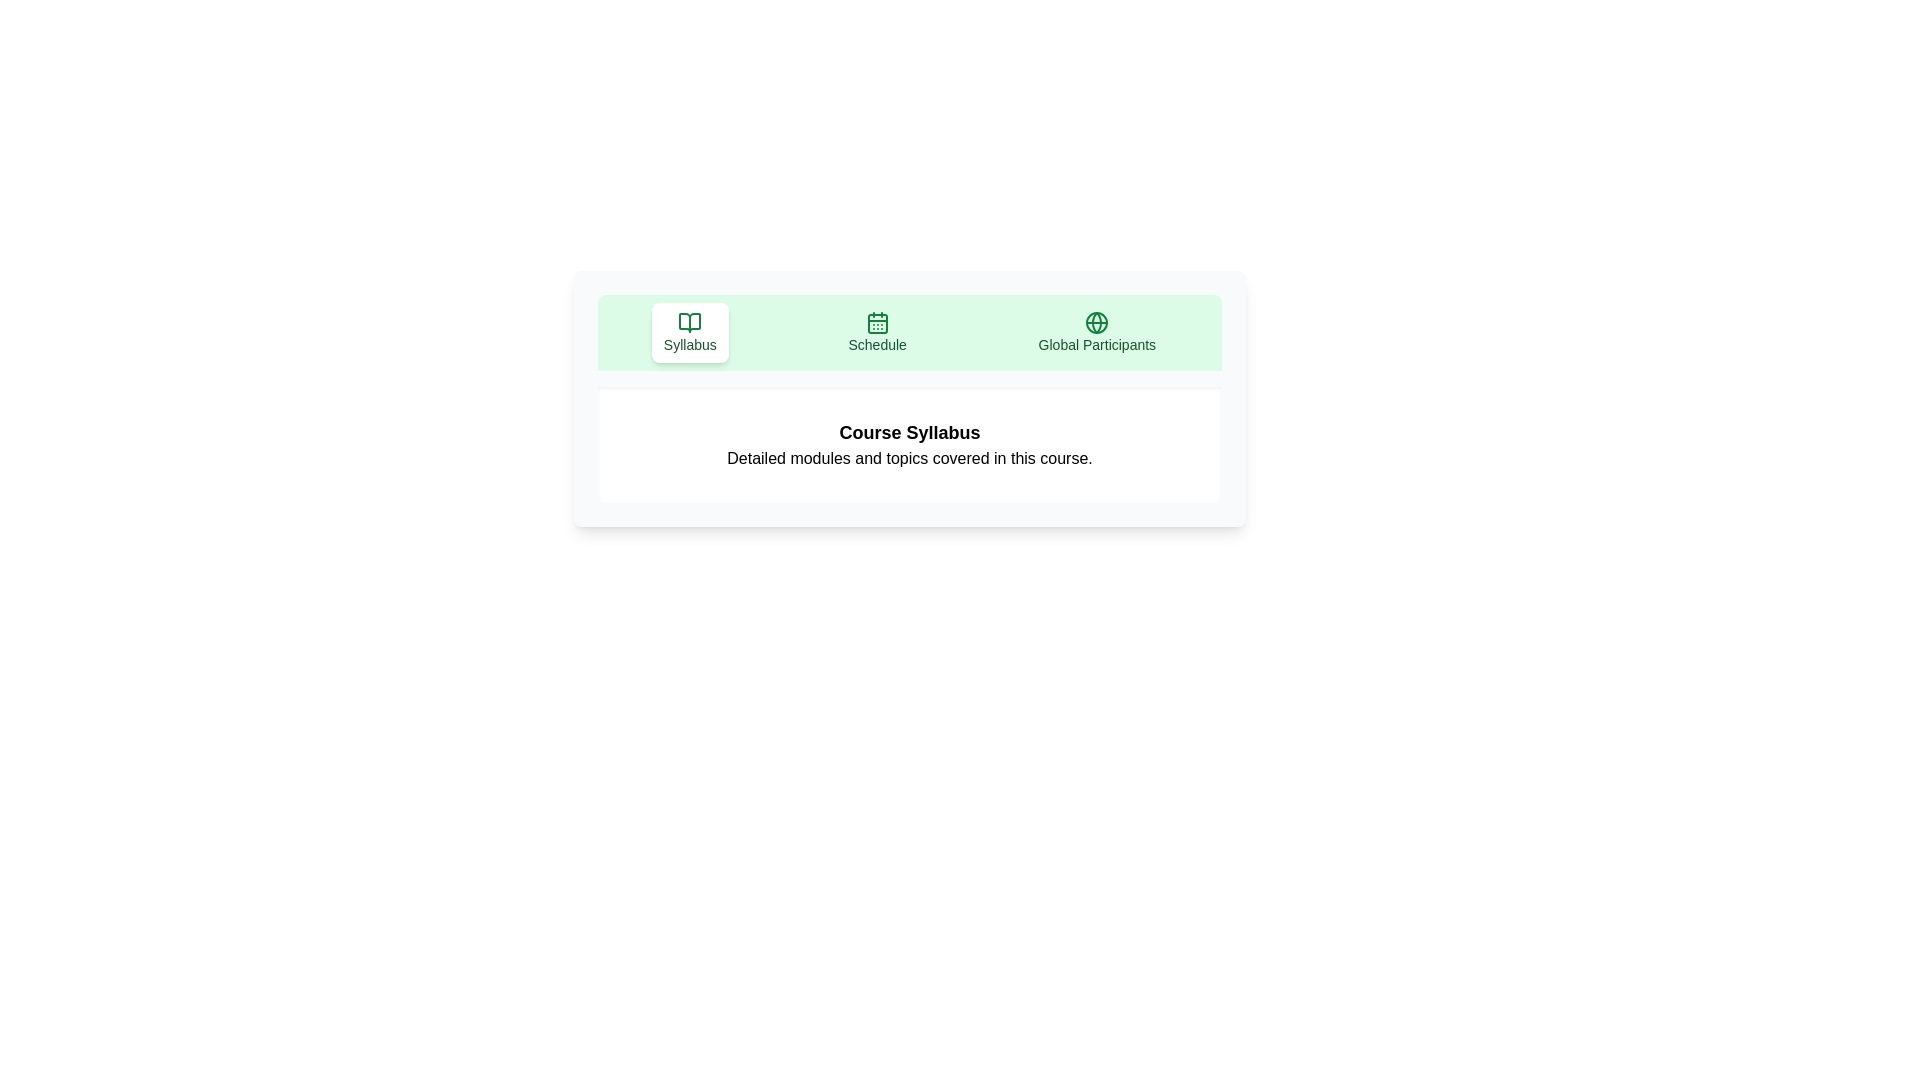 Image resolution: width=1920 pixels, height=1080 pixels. What do you see at coordinates (690, 331) in the screenshot?
I see `the 'Syllabus' tab to activate it` at bounding box center [690, 331].